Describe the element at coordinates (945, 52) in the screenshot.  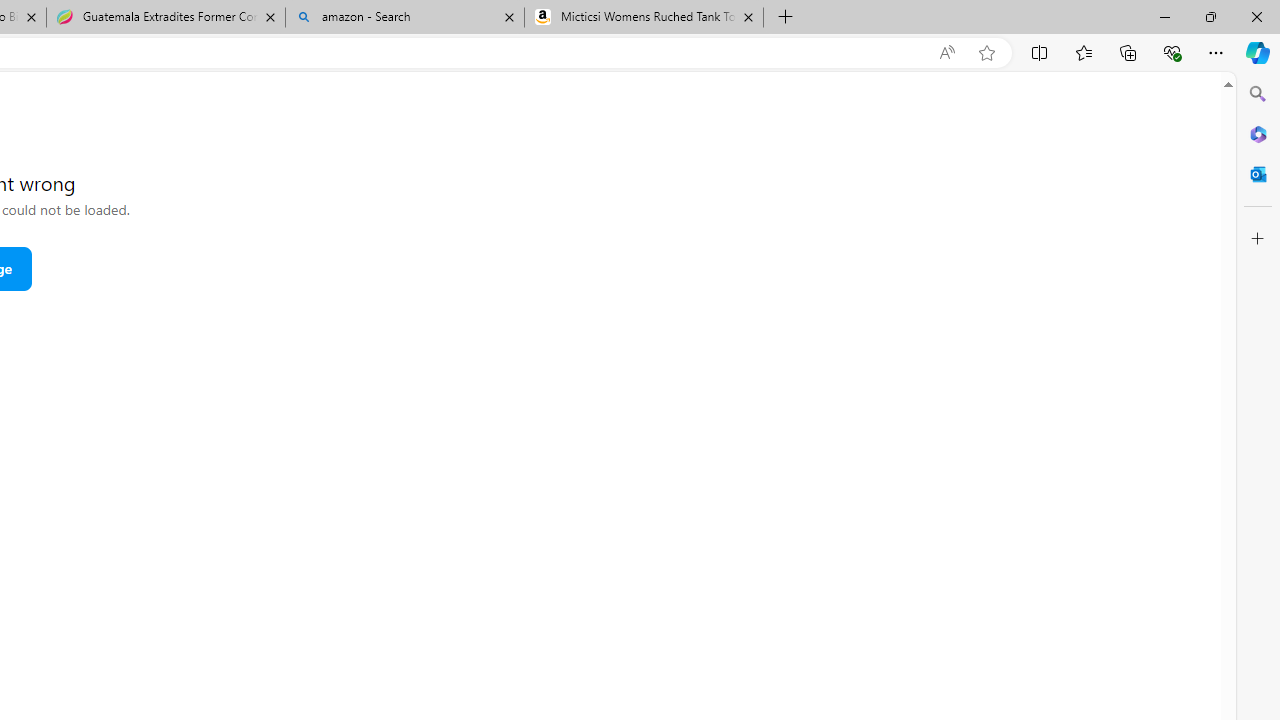
I see `'Read aloud this page (Ctrl+Shift+U)'` at that location.